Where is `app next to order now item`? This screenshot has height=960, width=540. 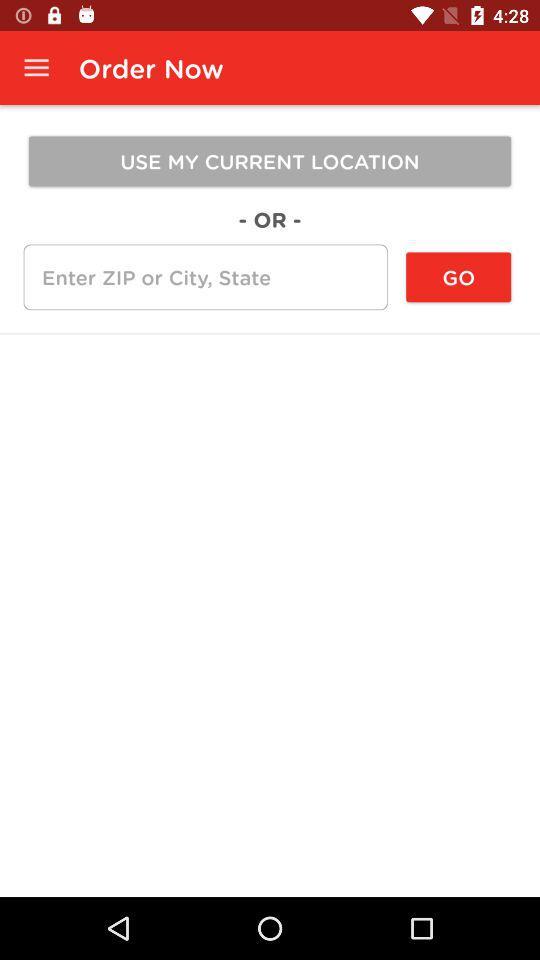
app next to order now item is located at coordinates (36, 68).